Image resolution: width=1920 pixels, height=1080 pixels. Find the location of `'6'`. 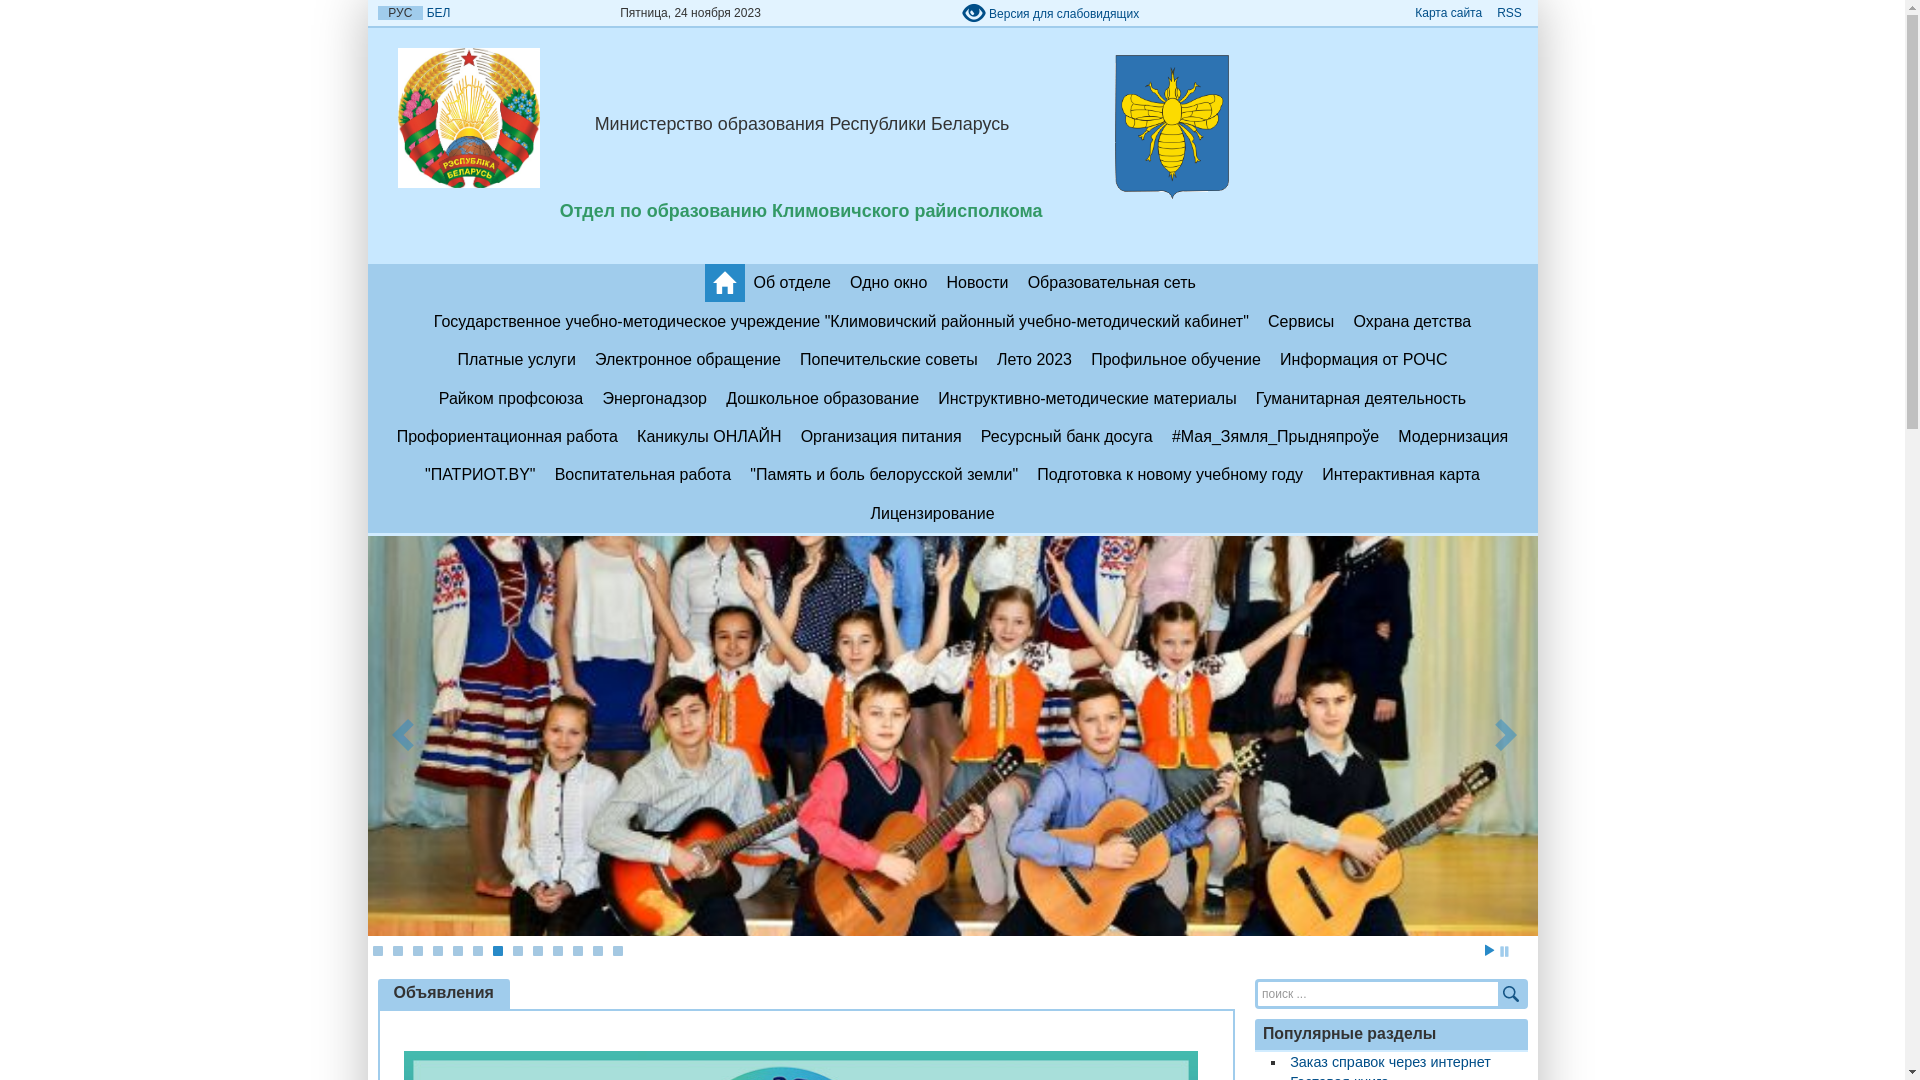

'6' is located at coordinates (475, 950).